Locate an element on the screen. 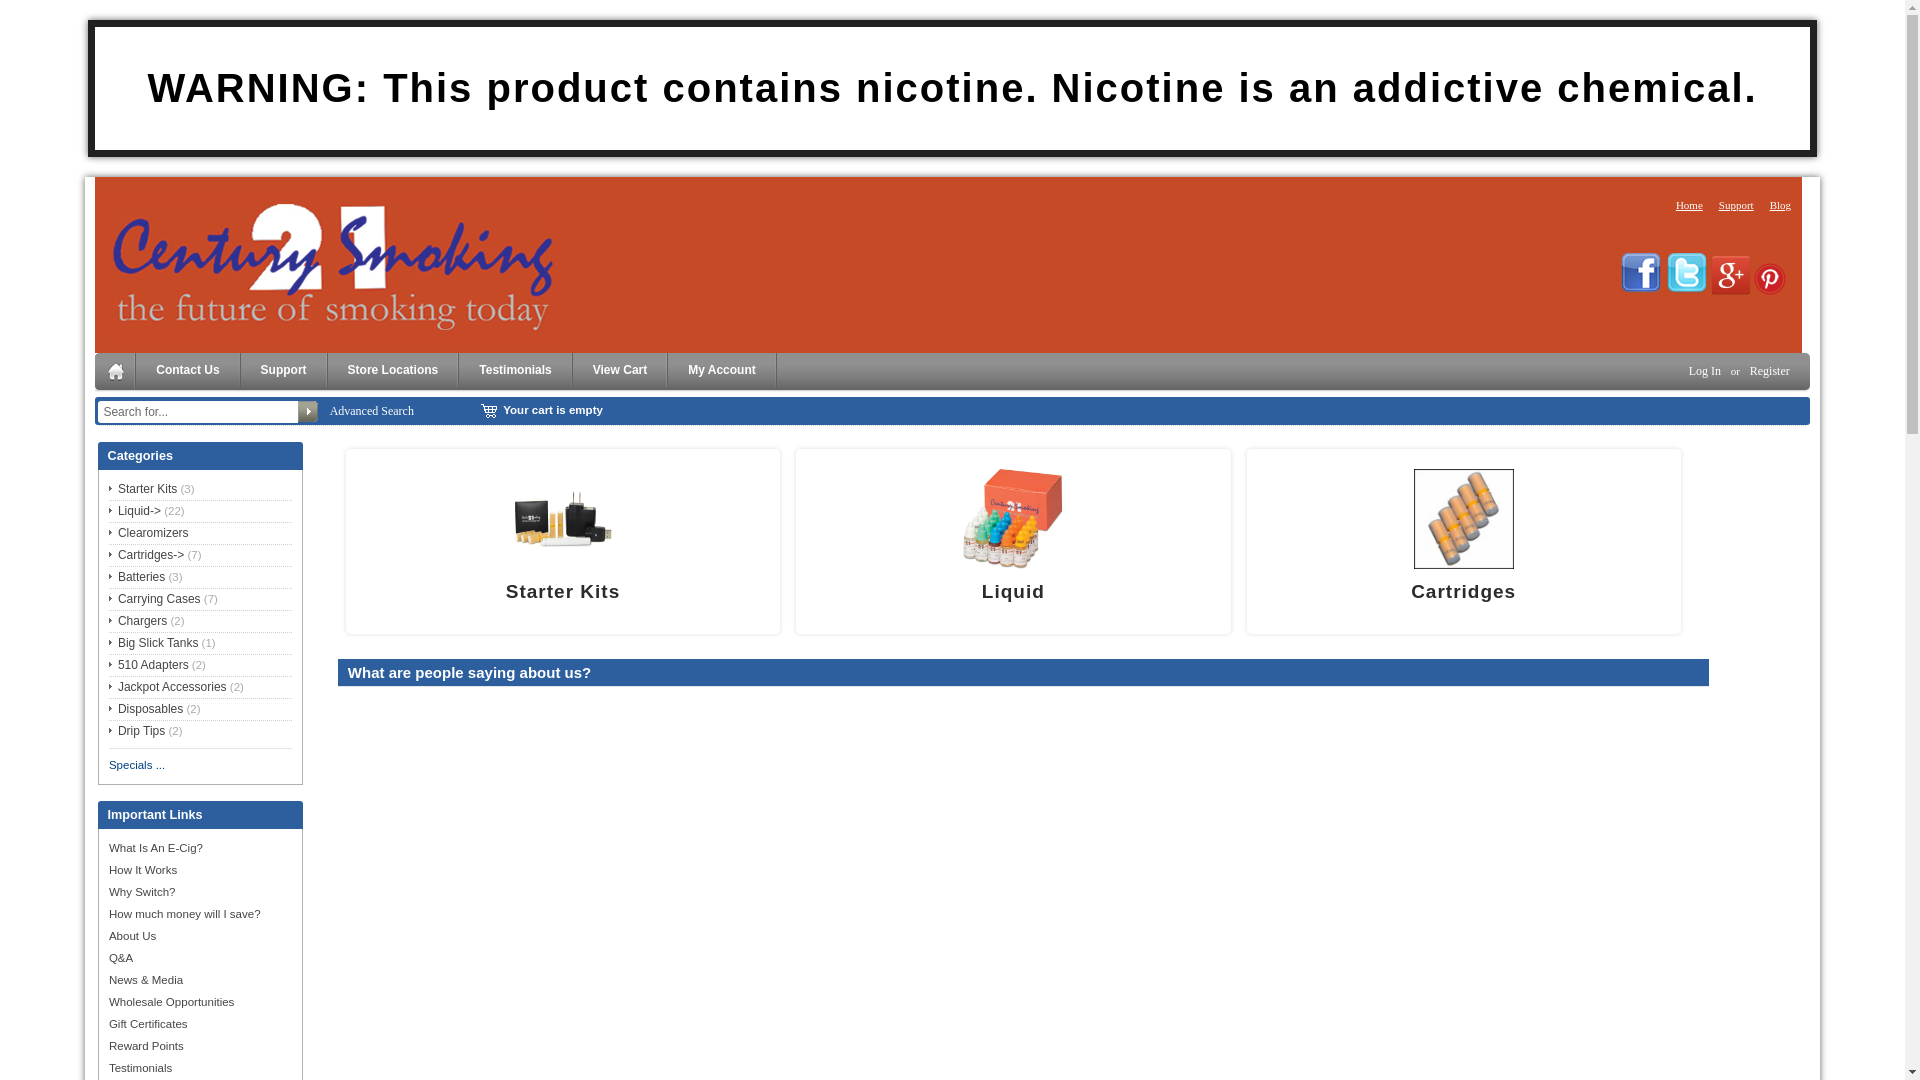 This screenshot has height=1080, width=1920. 'About Us' is located at coordinates (108, 936).